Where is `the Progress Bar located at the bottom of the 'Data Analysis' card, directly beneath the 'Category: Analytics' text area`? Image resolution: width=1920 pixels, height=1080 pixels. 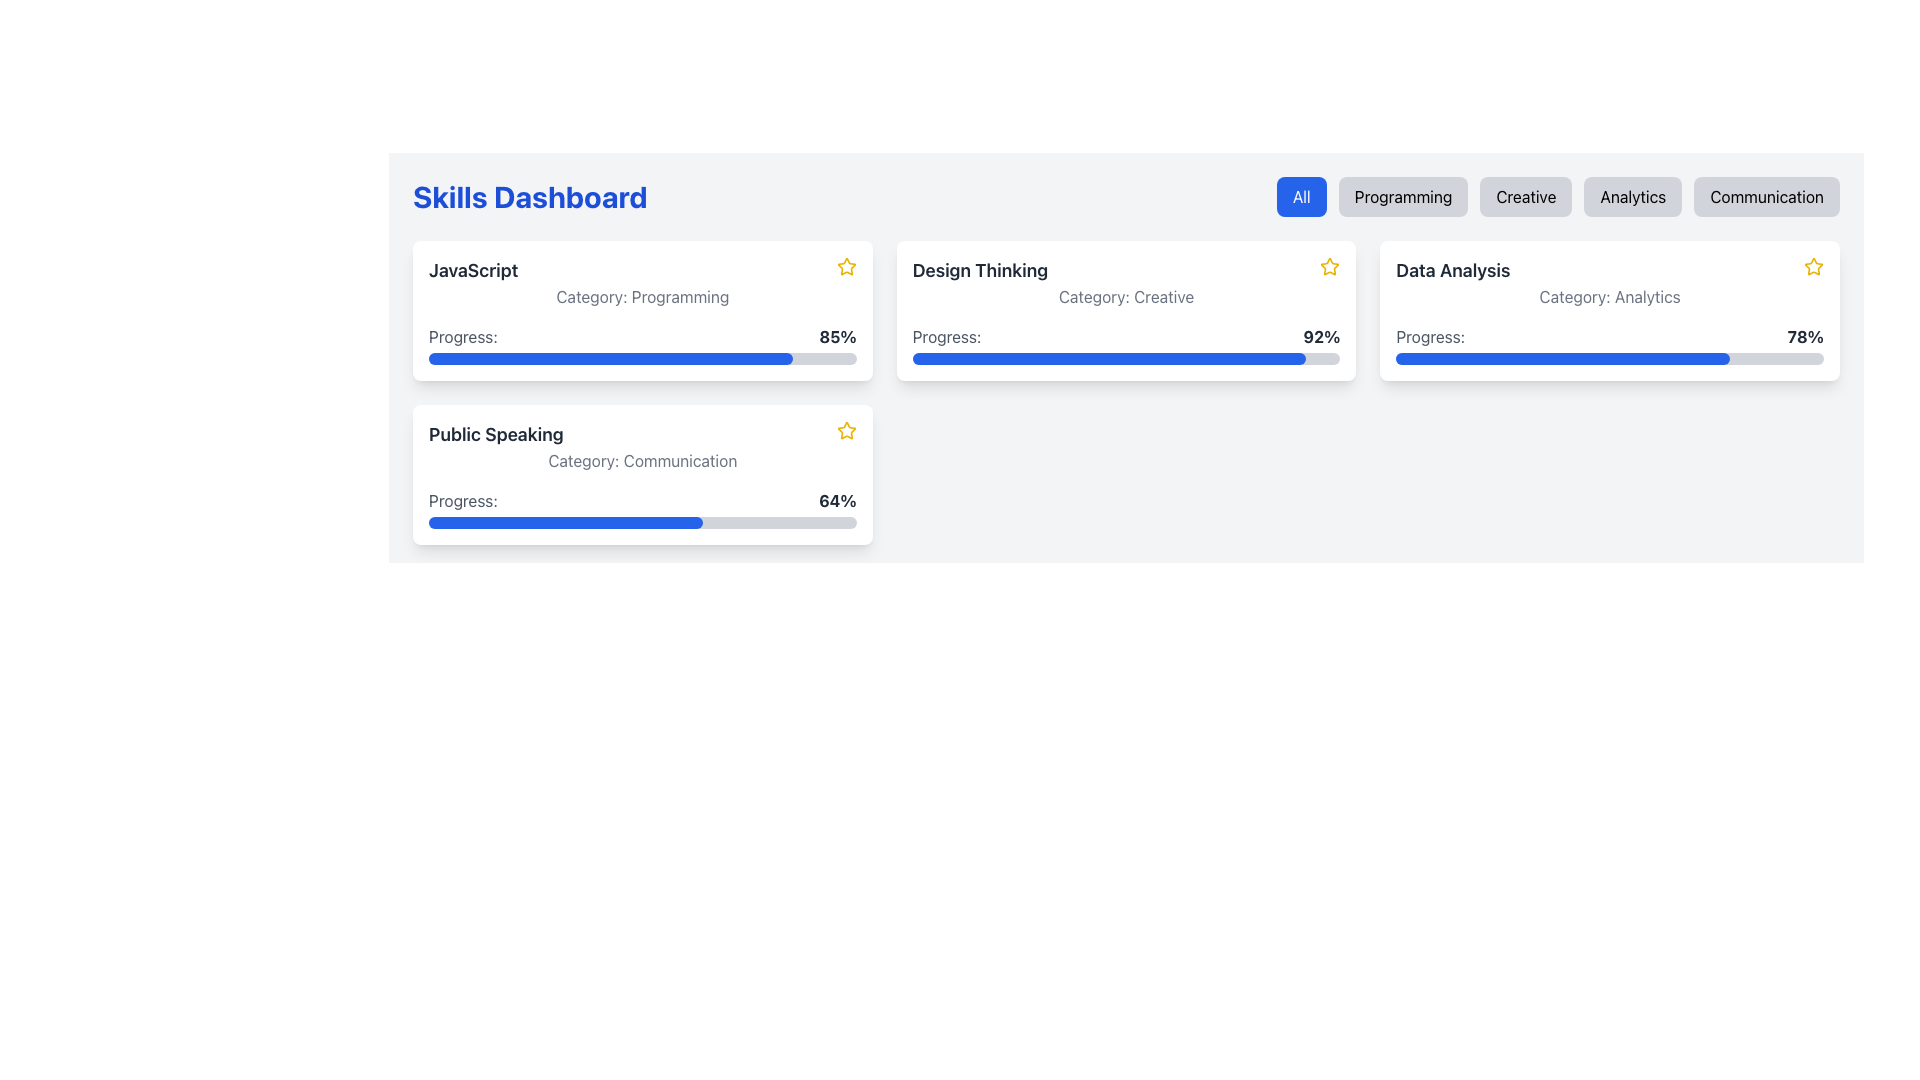 the Progress Bar located at the bottom of the 'Data Analysis' card, directly beneath the 'Category: Analytics' text area is located at coordinates (1610, 343).